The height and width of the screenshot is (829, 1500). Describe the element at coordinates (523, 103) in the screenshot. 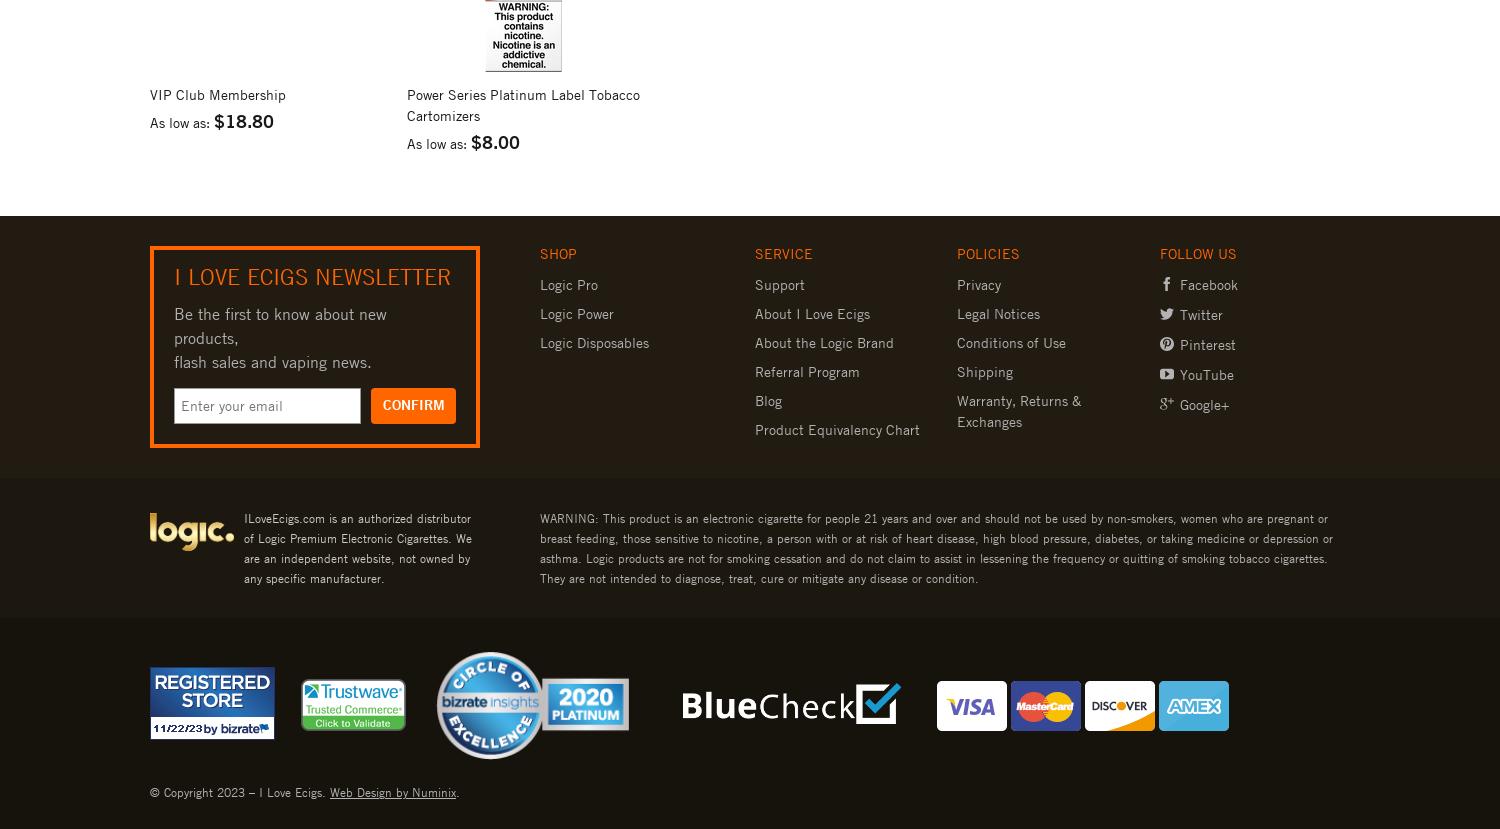

I see `'Power Series Platinum Label Tobacco Cartomizers'` at that location.